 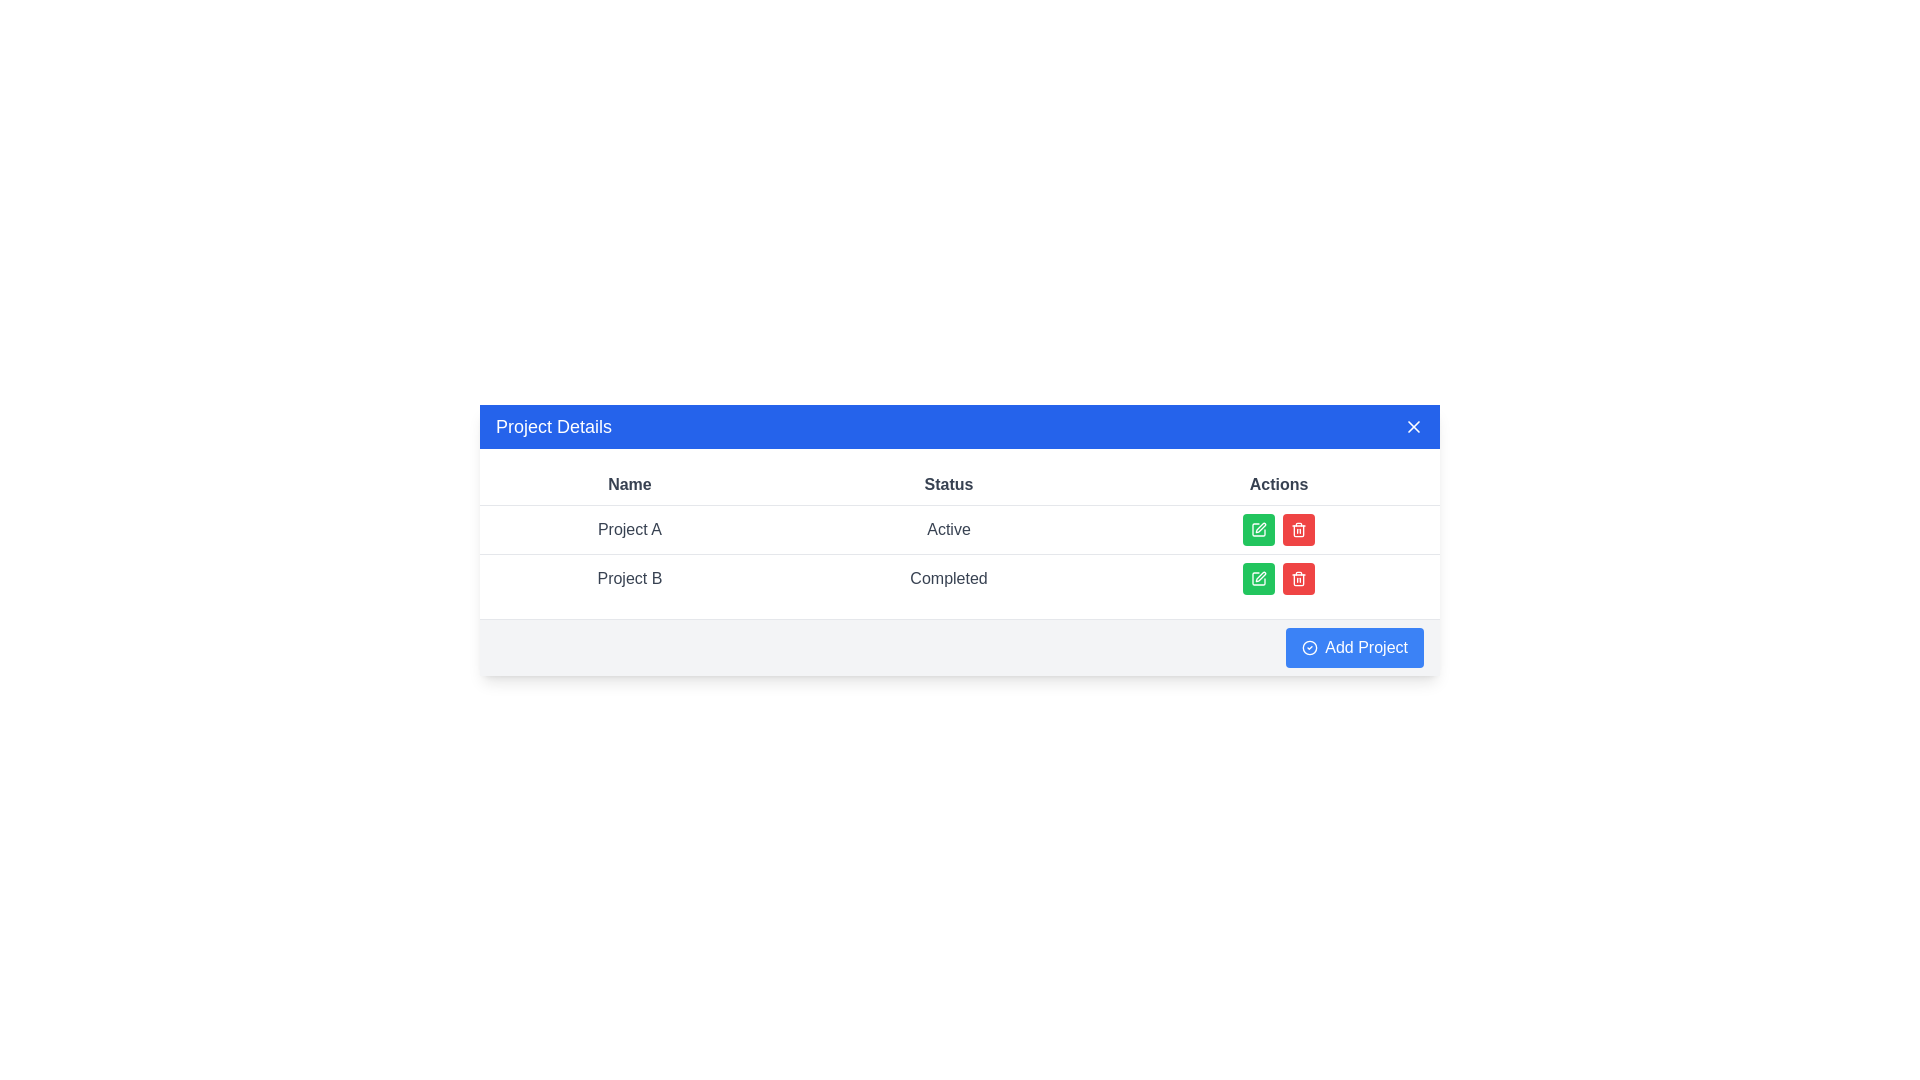 I want to click on success confirmation icon located to the left of the 'Add Project' button at the bottom-right corner of the interface, so click(x=1309, y=648).